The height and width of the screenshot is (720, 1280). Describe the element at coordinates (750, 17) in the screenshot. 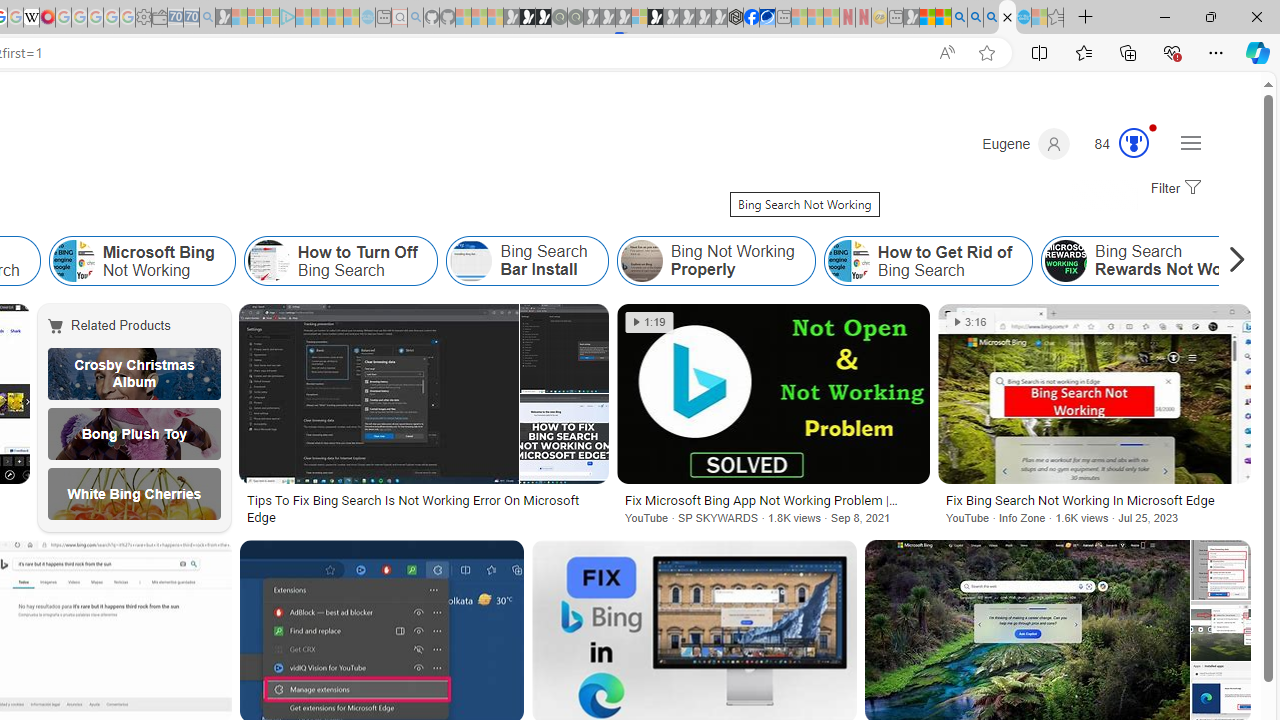

I see `'Nordace | Facebook'` at that location.